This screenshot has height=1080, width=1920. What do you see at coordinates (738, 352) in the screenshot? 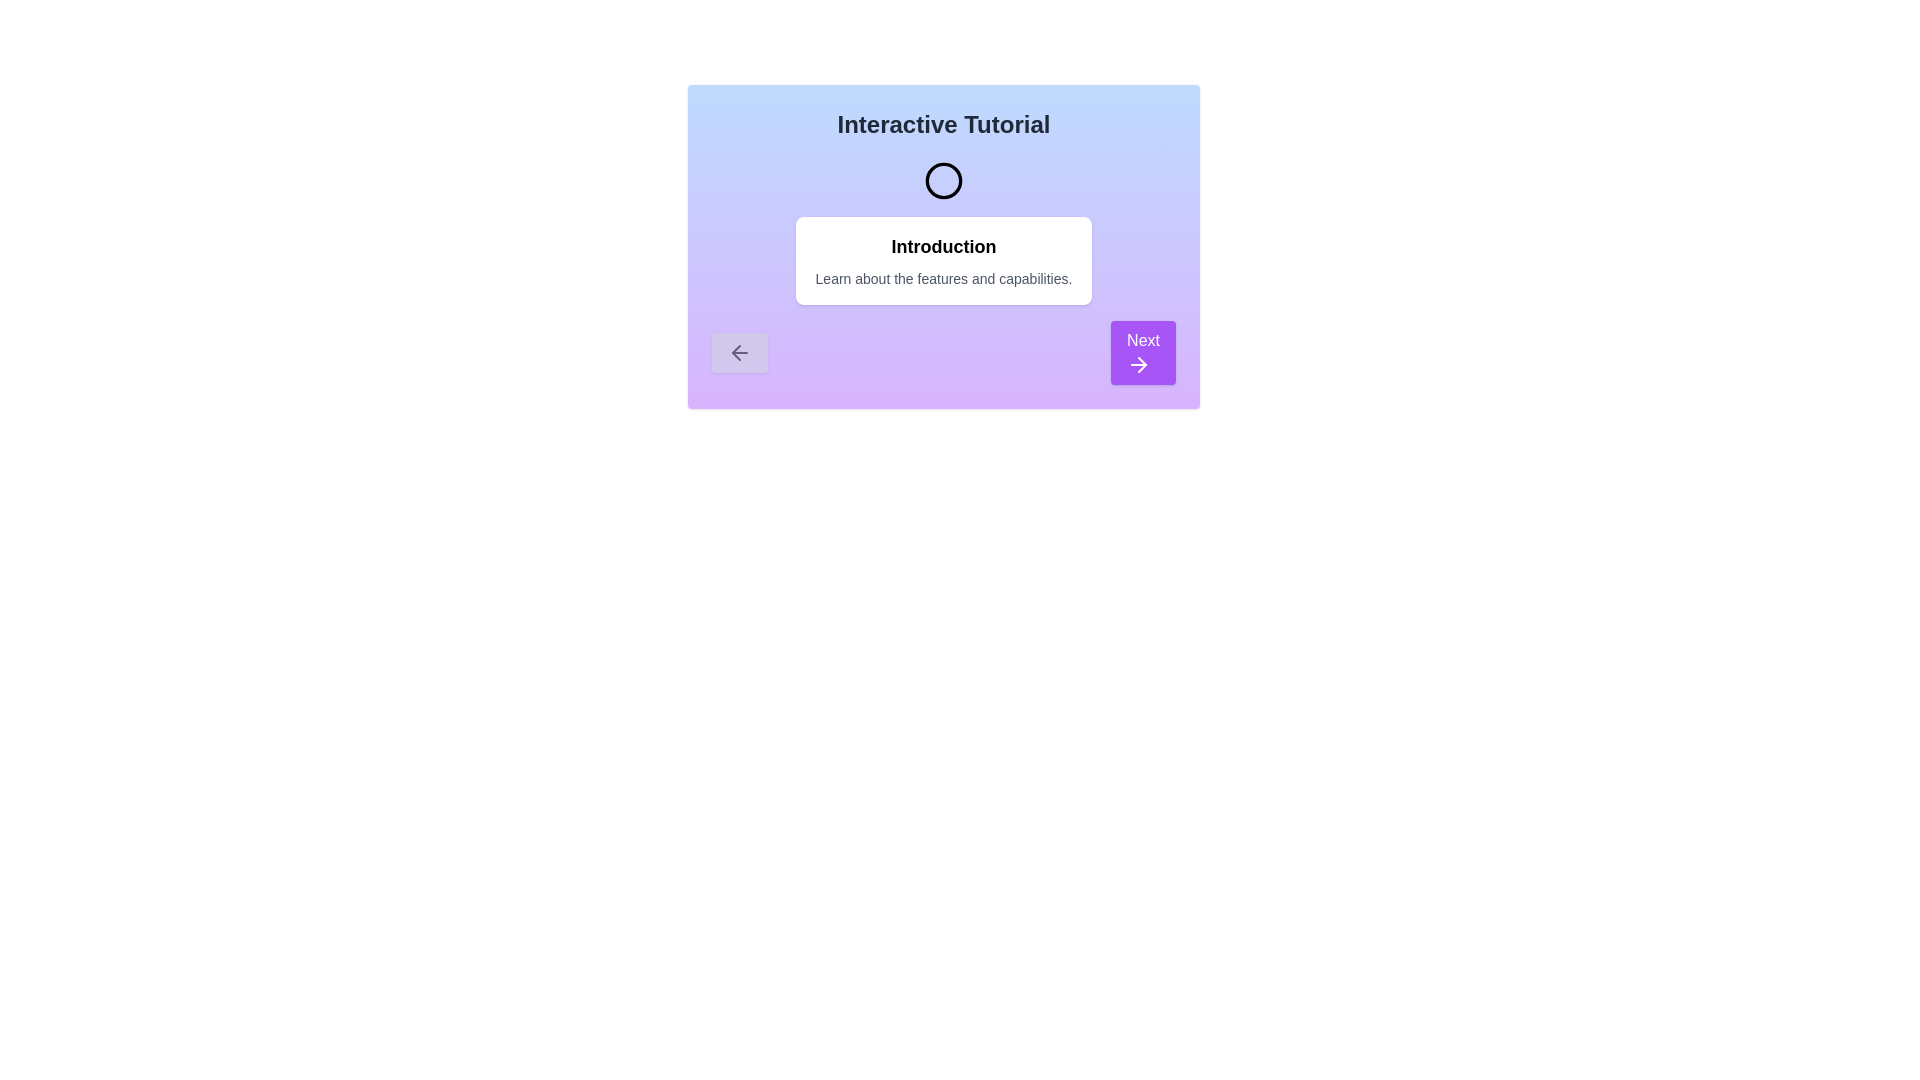
I see `'Previous' arrow button to navigate to the previous step` at bounding box center [738, 352].